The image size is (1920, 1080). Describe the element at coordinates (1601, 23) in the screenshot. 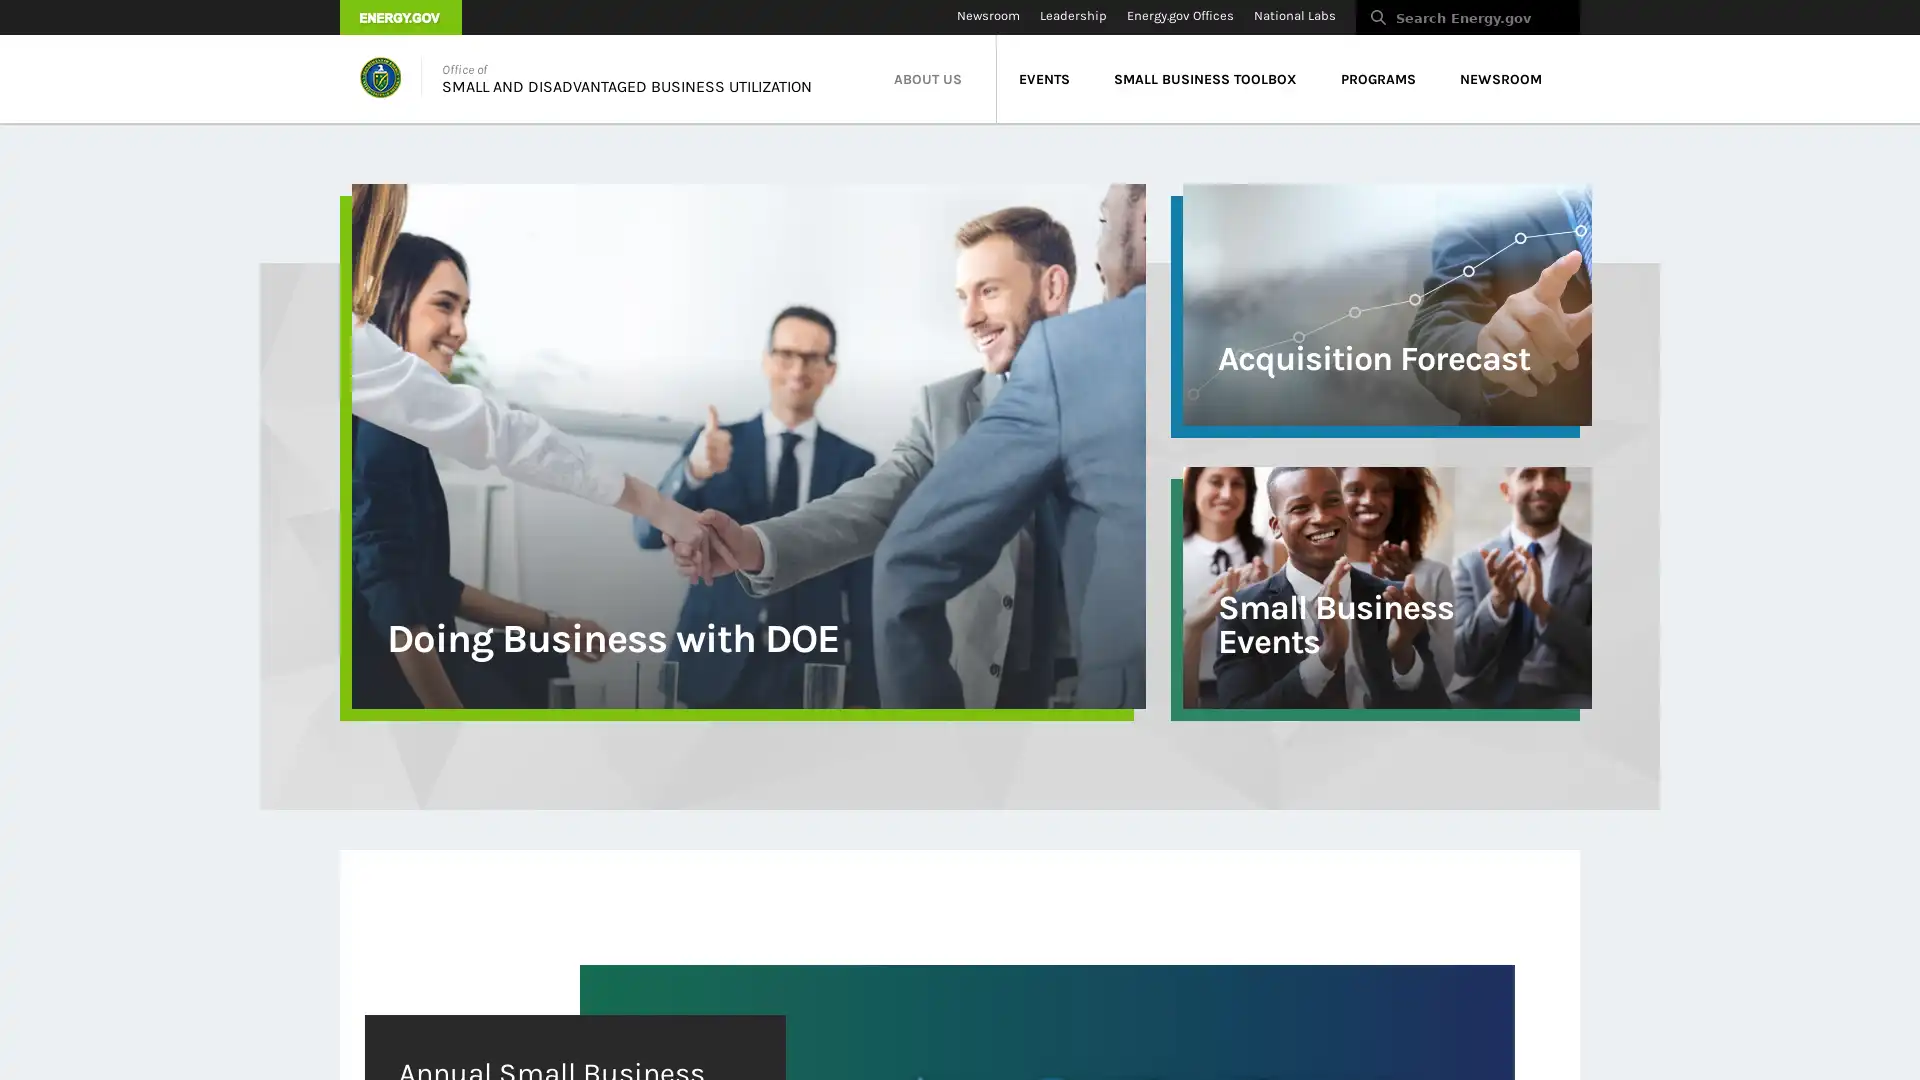

I see `SEARCH` at that location.